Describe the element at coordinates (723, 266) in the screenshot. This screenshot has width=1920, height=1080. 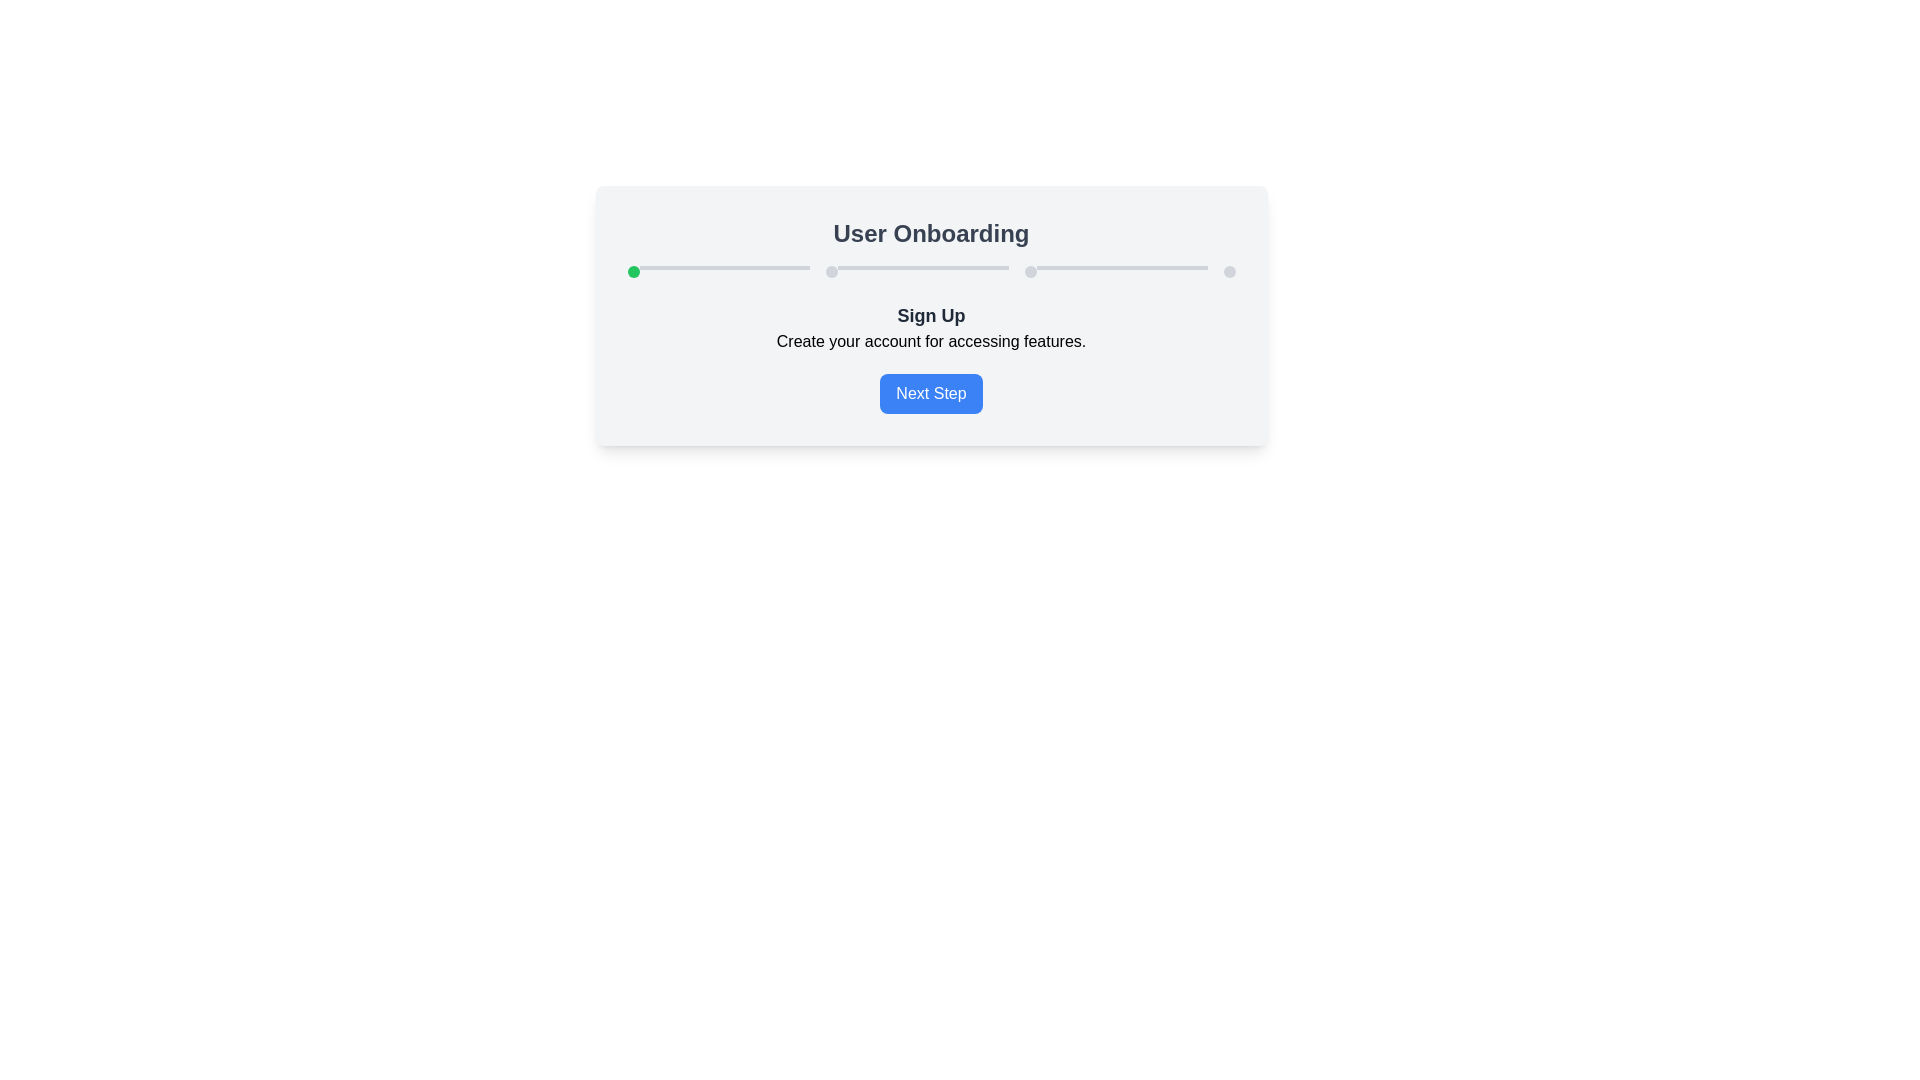
I see `the first progress bar segment, which is a horizontal rectangular bar with a light gray background, located right of a small filled green circle and left of another light gray circular indicator` at that location.